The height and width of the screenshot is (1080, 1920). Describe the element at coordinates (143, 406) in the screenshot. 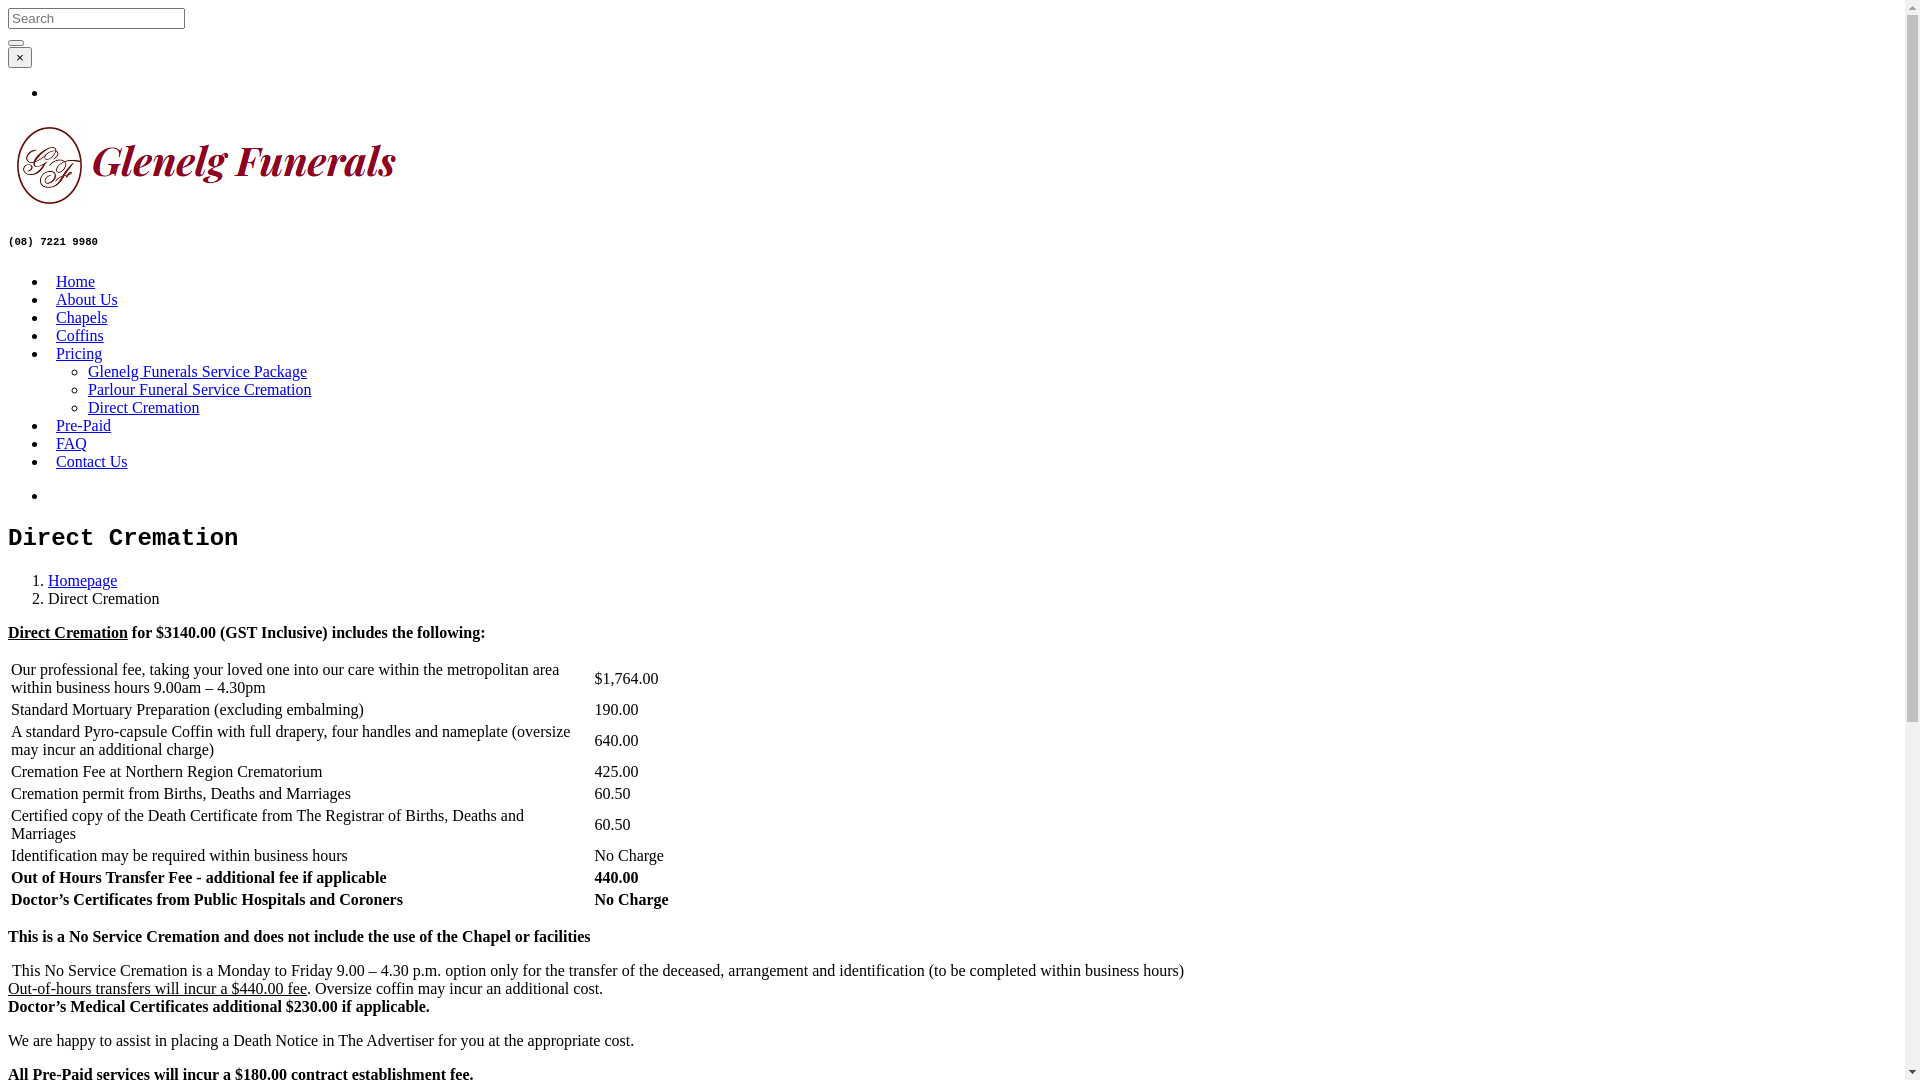

I see `'Direct Cremation'` at that location.